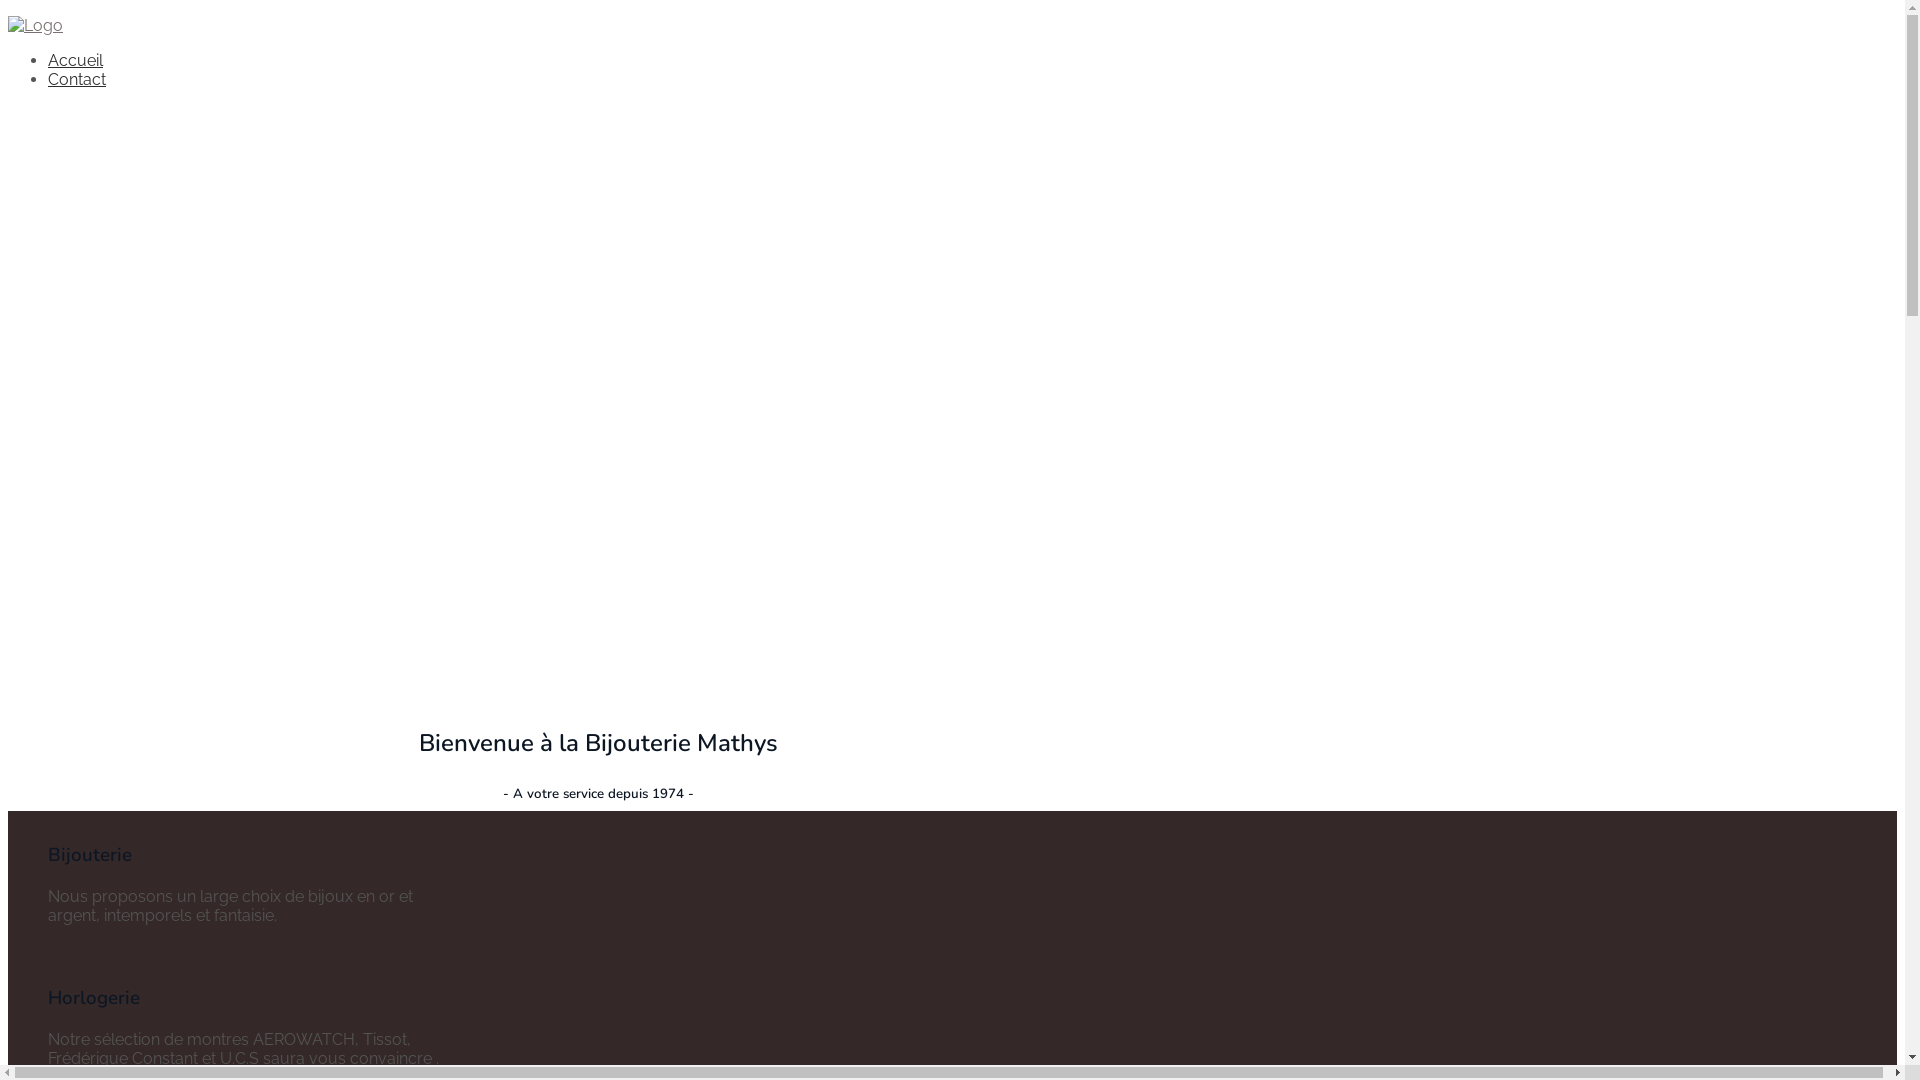 This screenshot has height=1080, width=1920. I want to click on 'Accueil', so click(75, 59).